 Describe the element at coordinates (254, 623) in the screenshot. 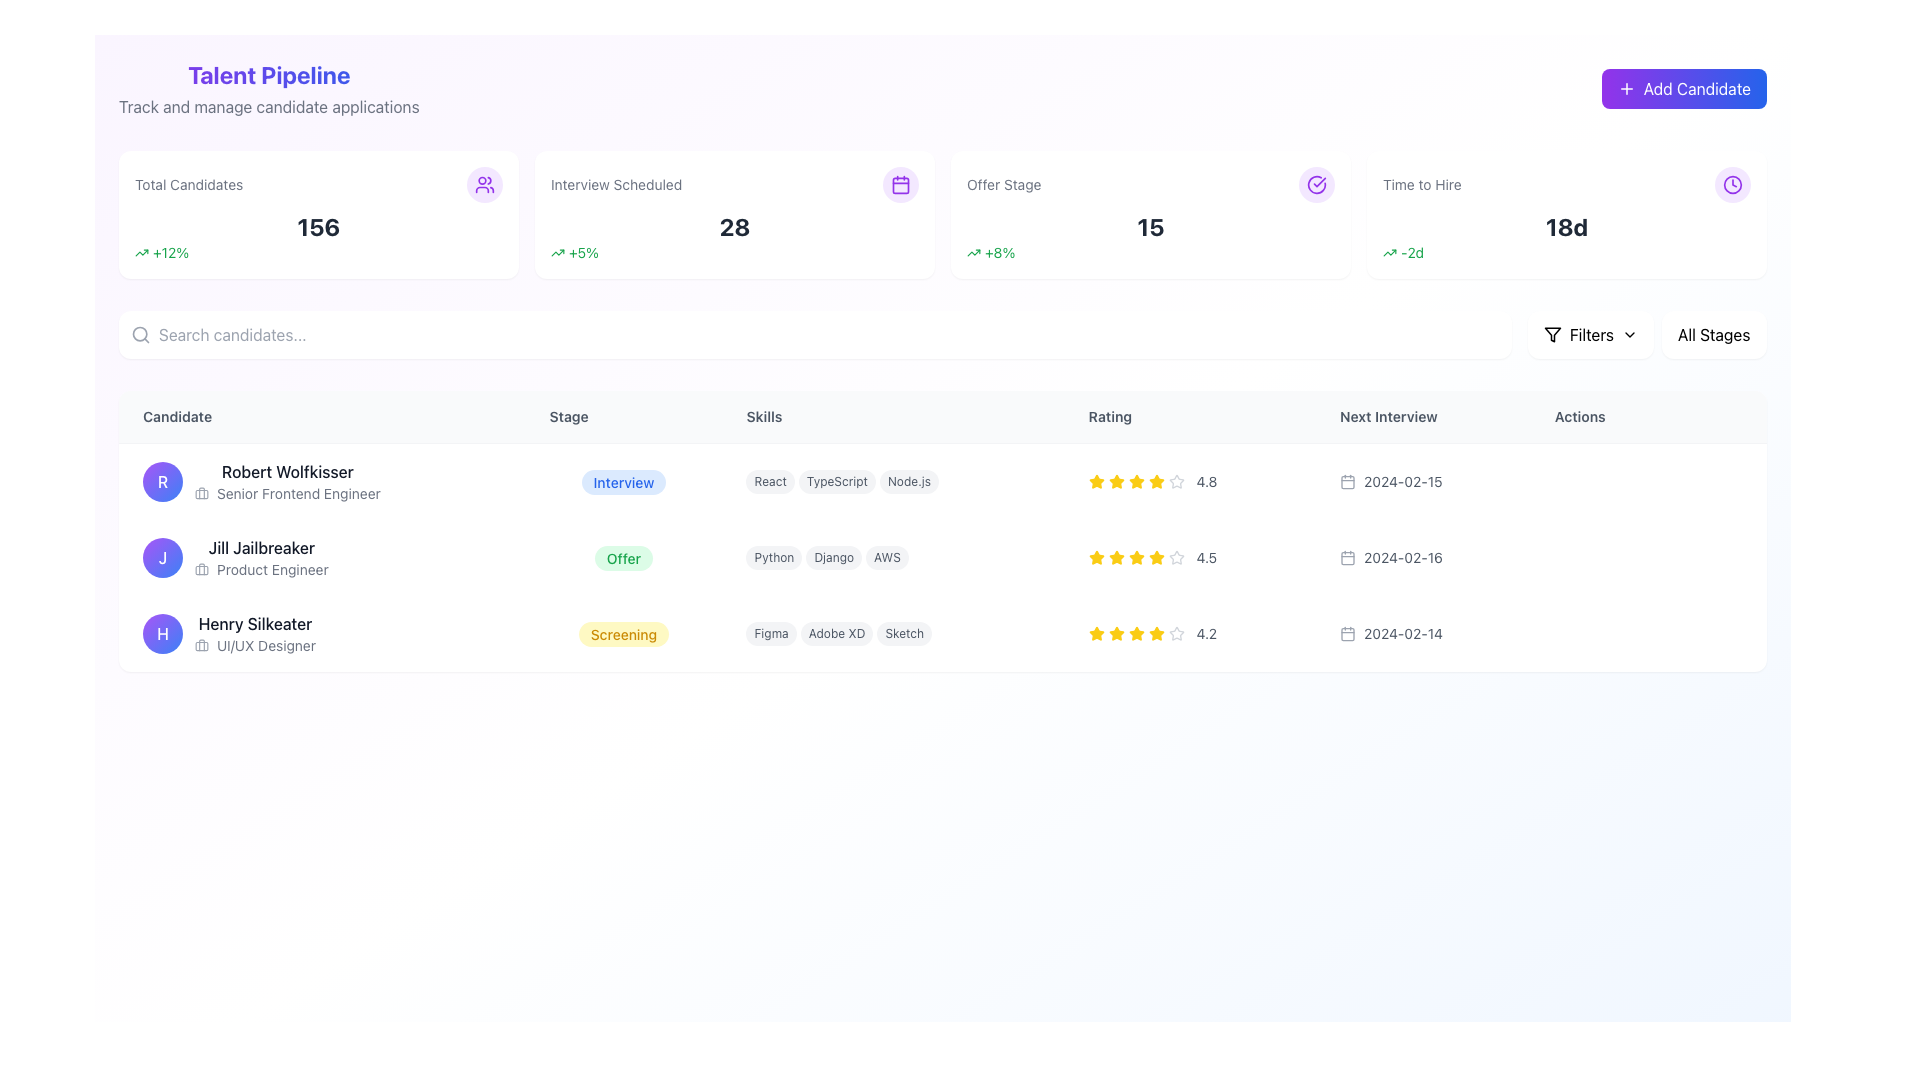

I see `the bold text label displaying 'Henry Silkeater' in the Candidate column of the table` at that location.